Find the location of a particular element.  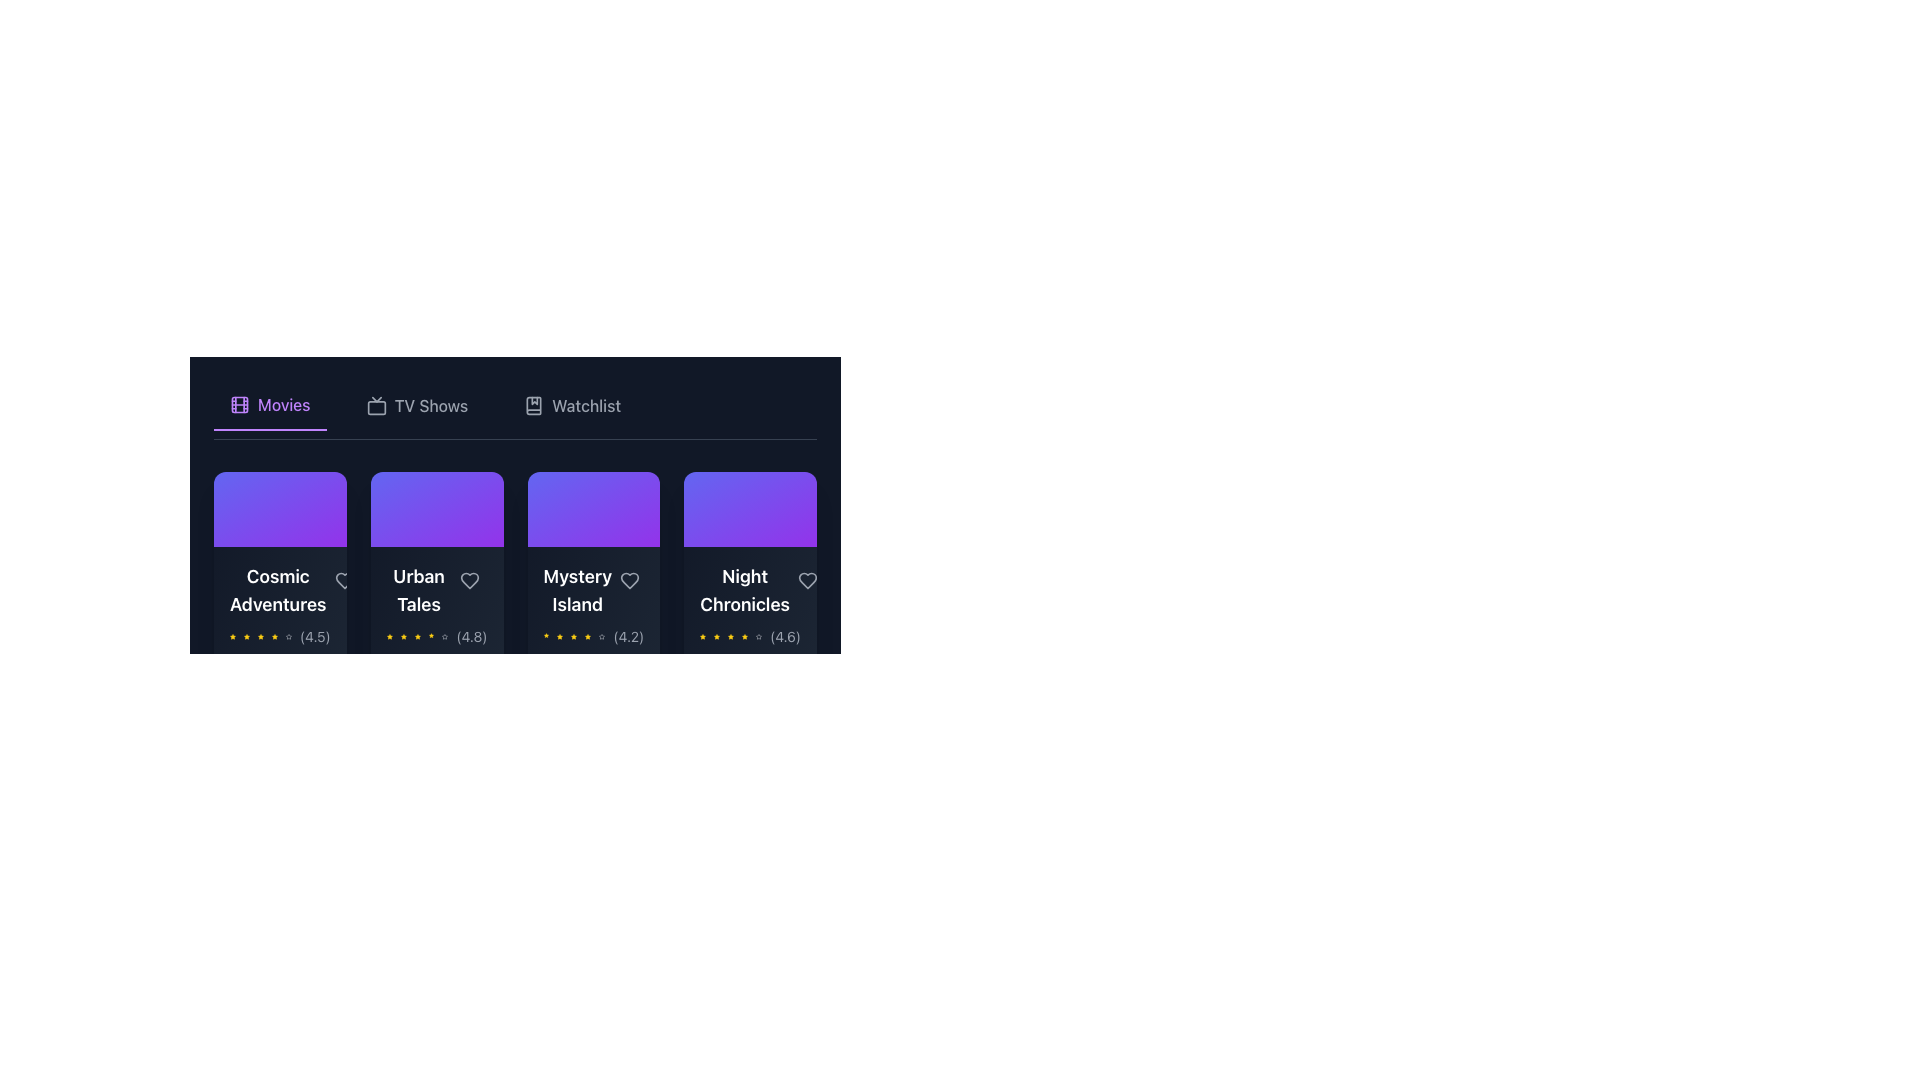

the fourth yellow star icon in the rating display for the movie 'Cosmic Adventures' is located at coordinates (273, 636).